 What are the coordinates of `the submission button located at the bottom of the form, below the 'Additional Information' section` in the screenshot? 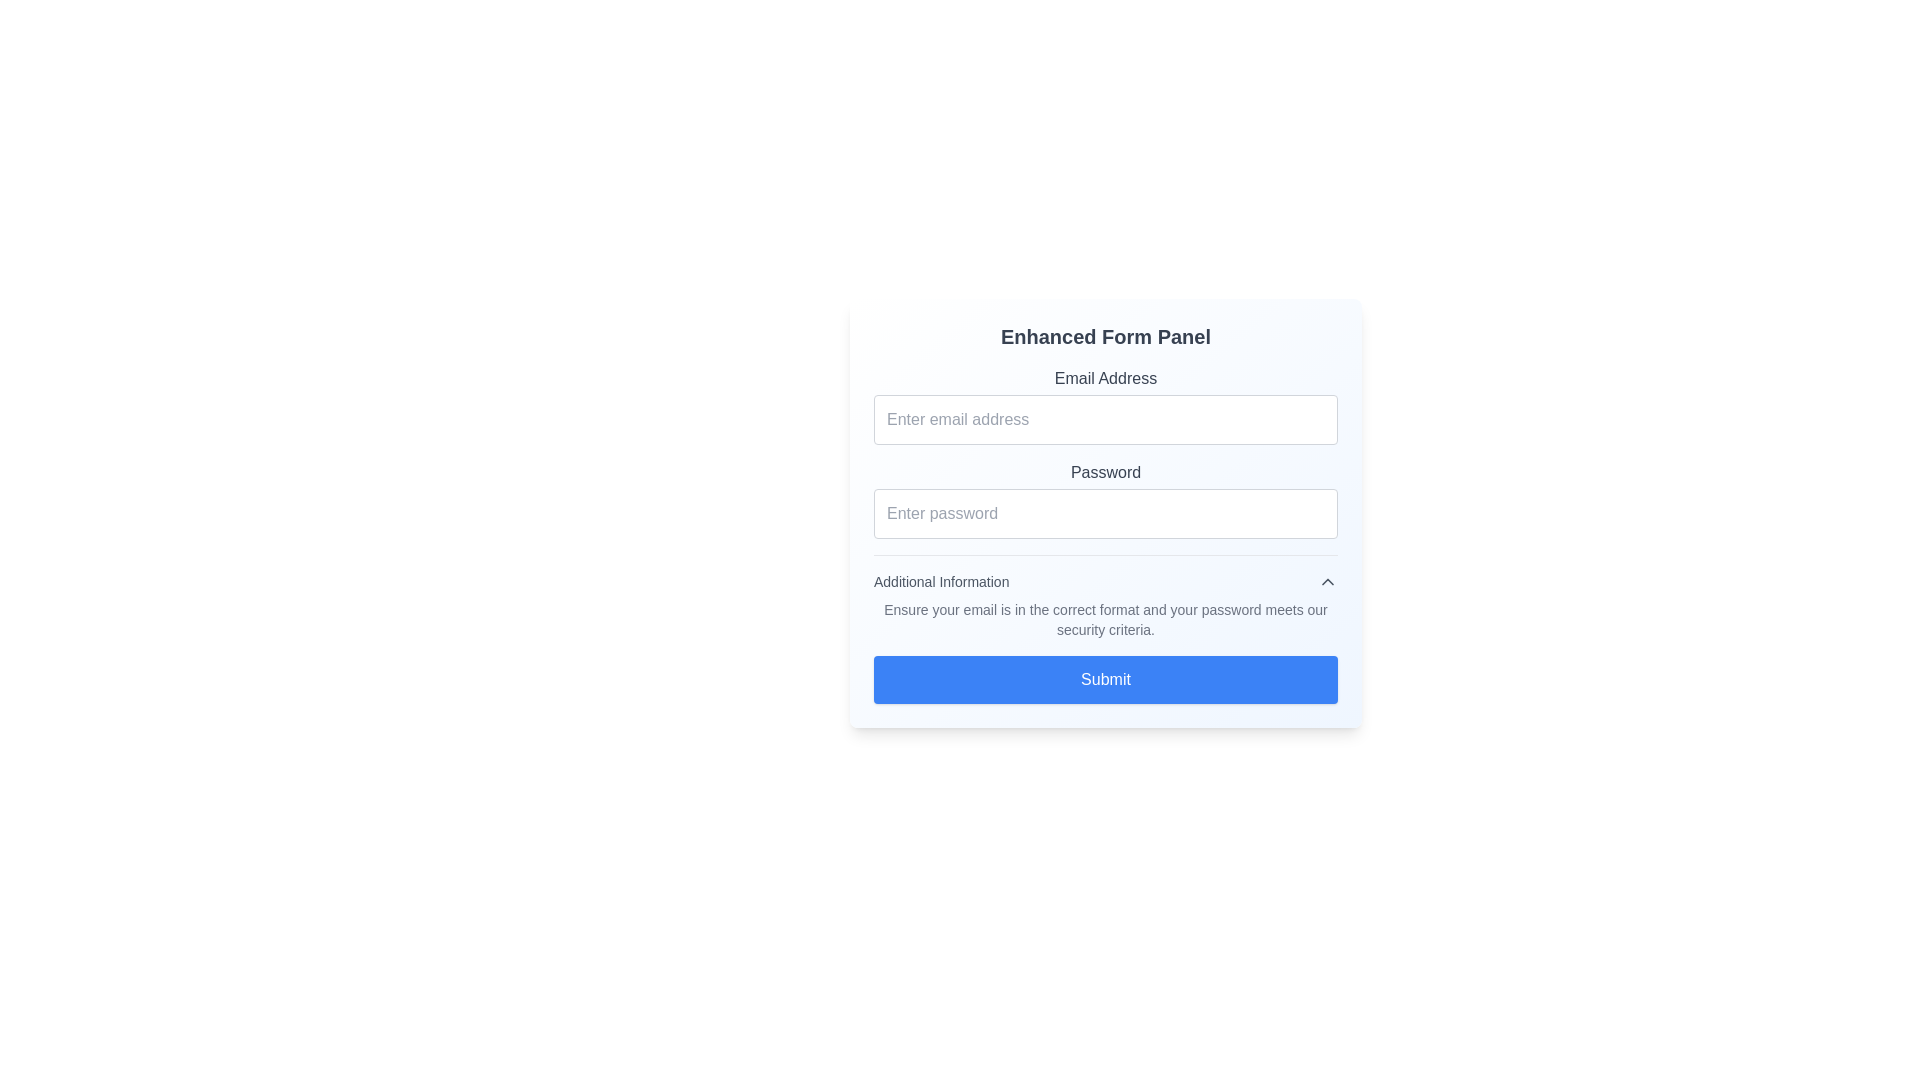 It's located at (1104, 678).